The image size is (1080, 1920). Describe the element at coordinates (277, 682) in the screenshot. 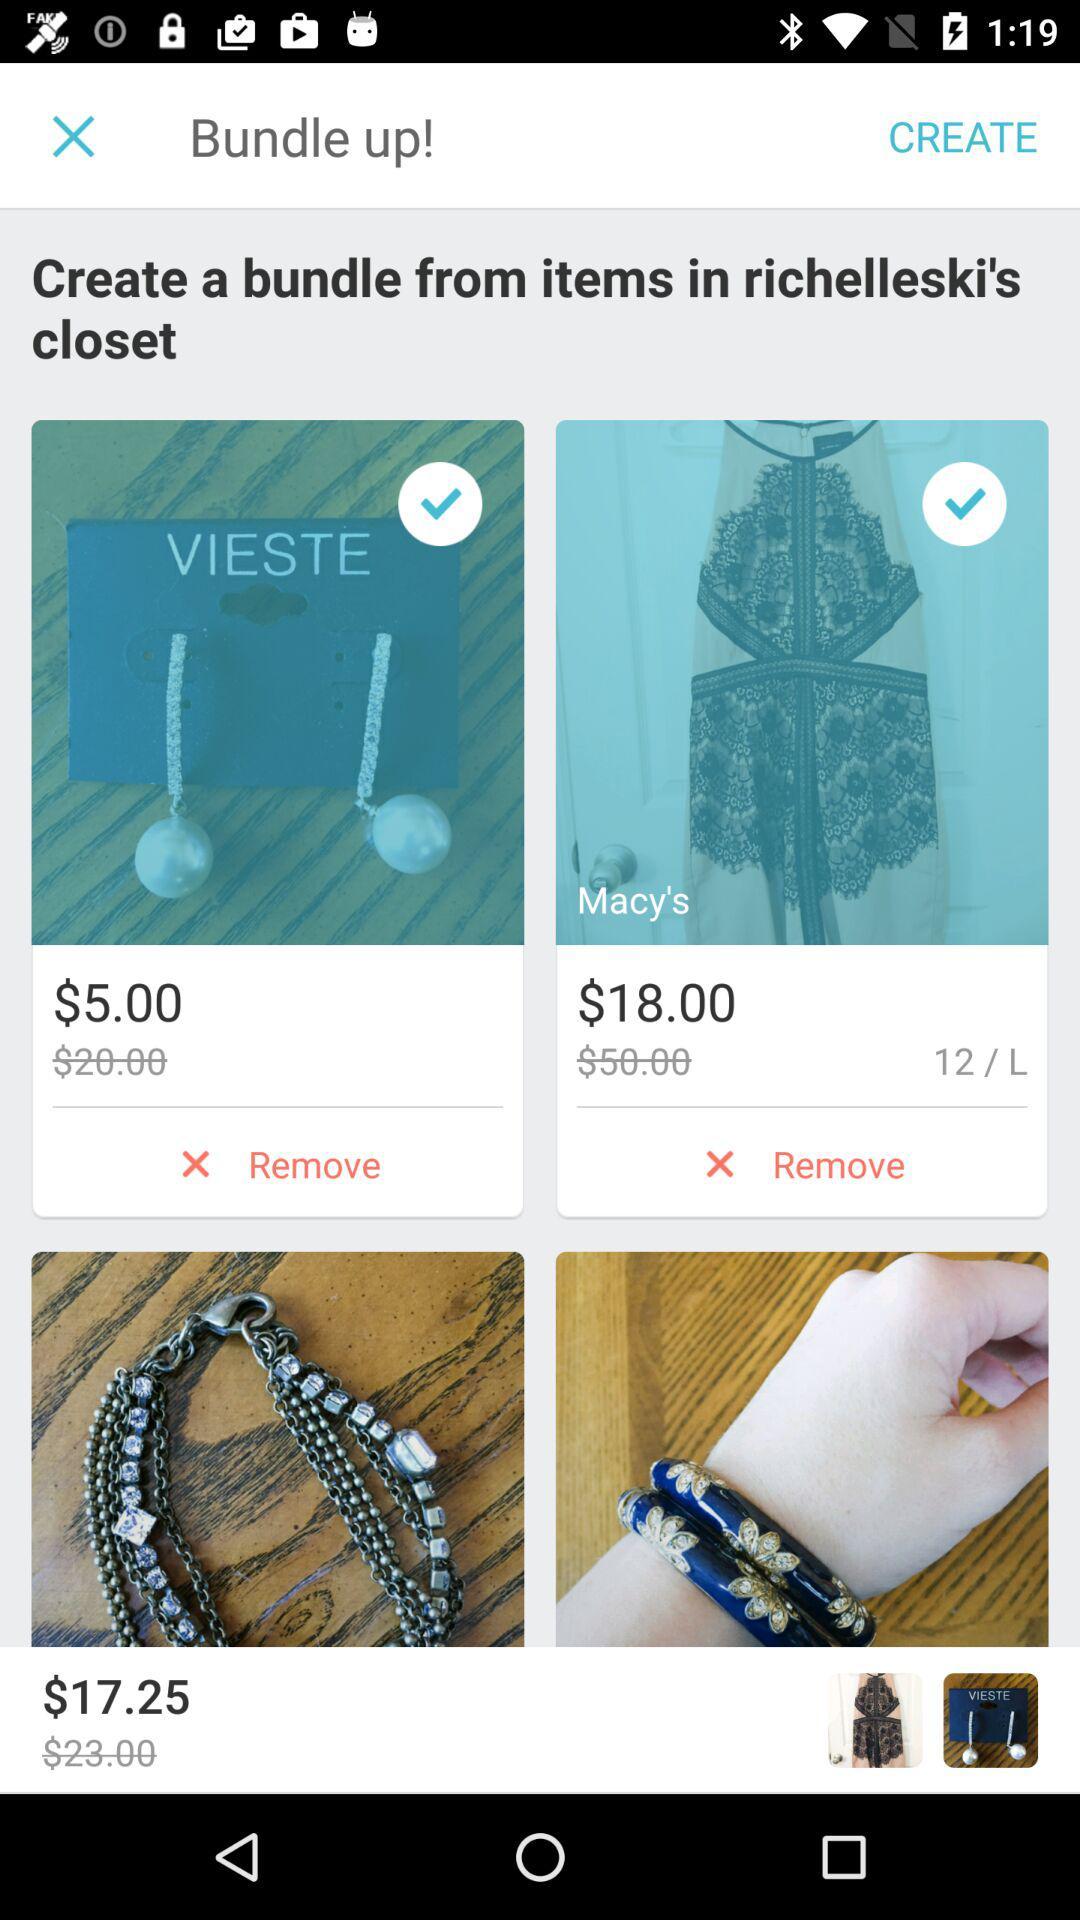

I see `the first image of the page` at that location.